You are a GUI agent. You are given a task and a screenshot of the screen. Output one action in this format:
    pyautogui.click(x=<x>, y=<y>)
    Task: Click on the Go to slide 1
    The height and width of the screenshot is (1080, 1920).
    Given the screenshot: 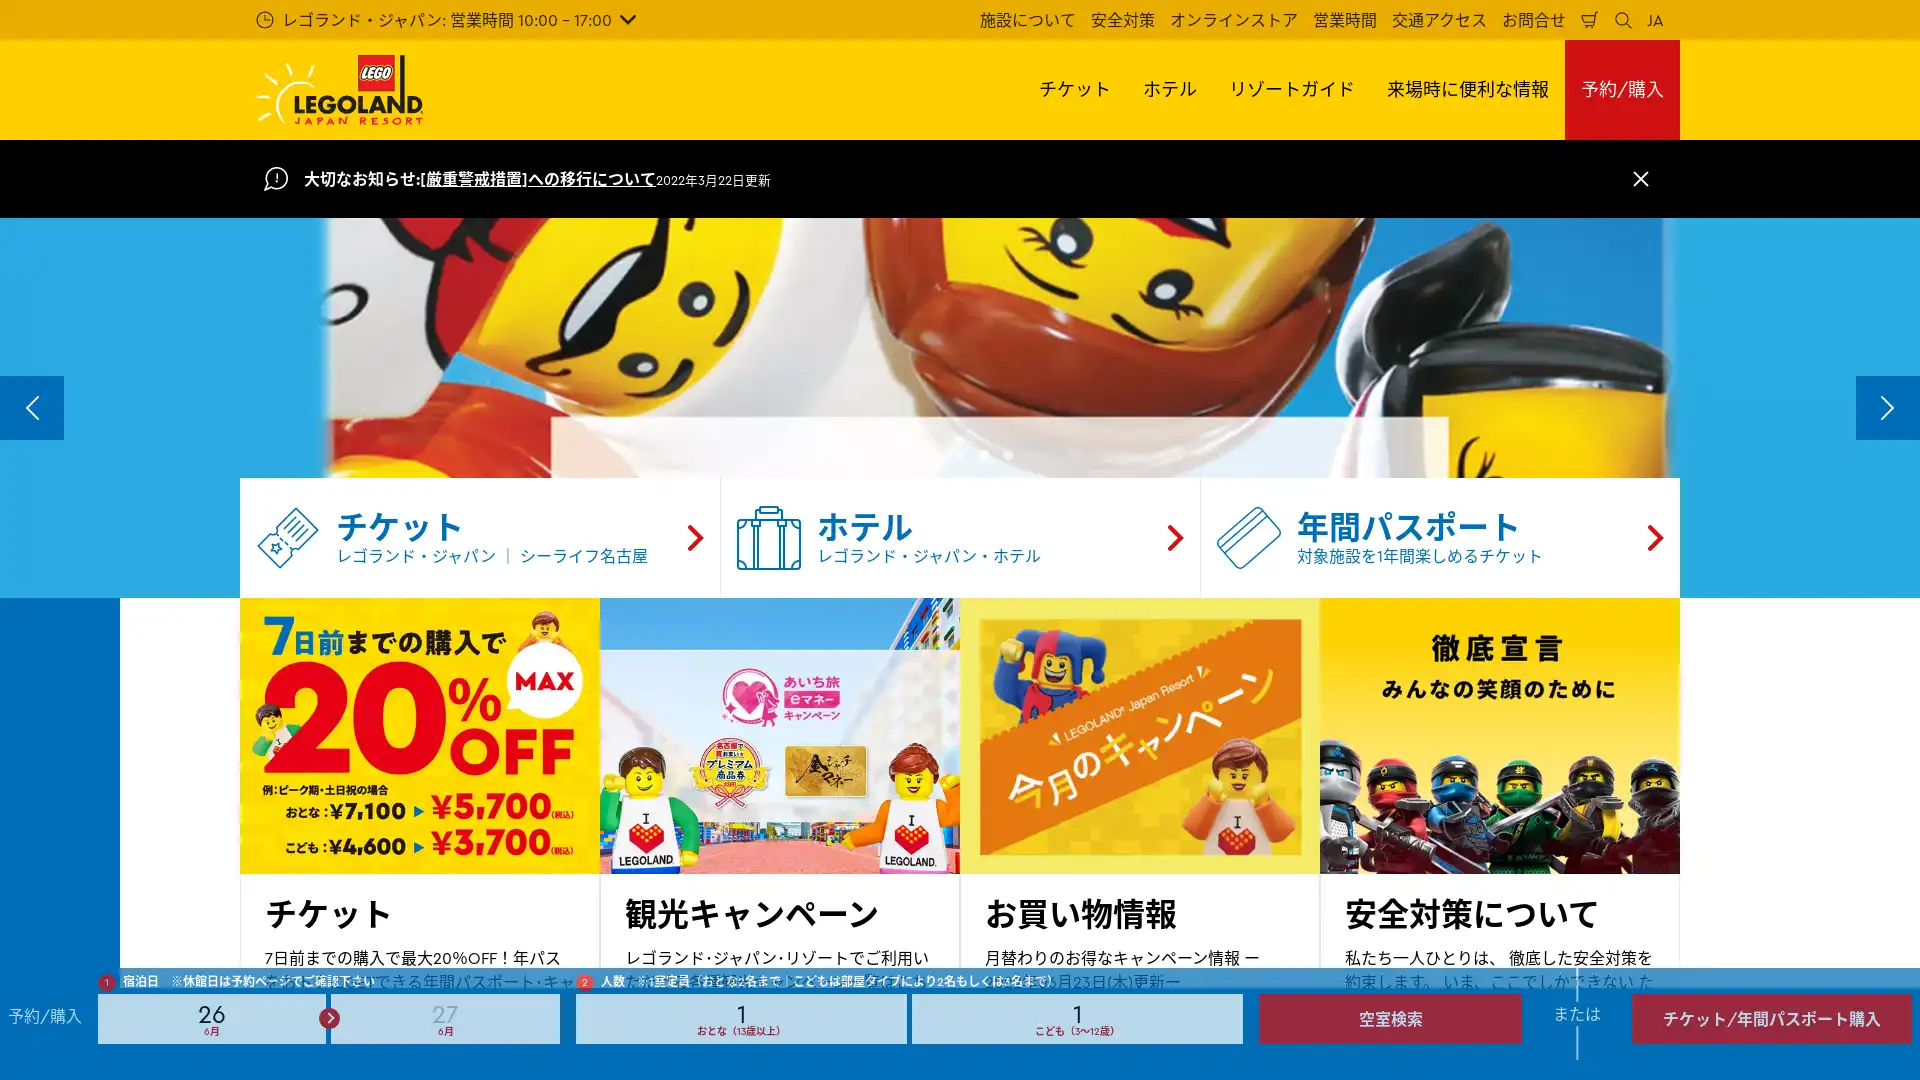 What is the action you would take?
    pyautogui.click(x=911, y=852)
    